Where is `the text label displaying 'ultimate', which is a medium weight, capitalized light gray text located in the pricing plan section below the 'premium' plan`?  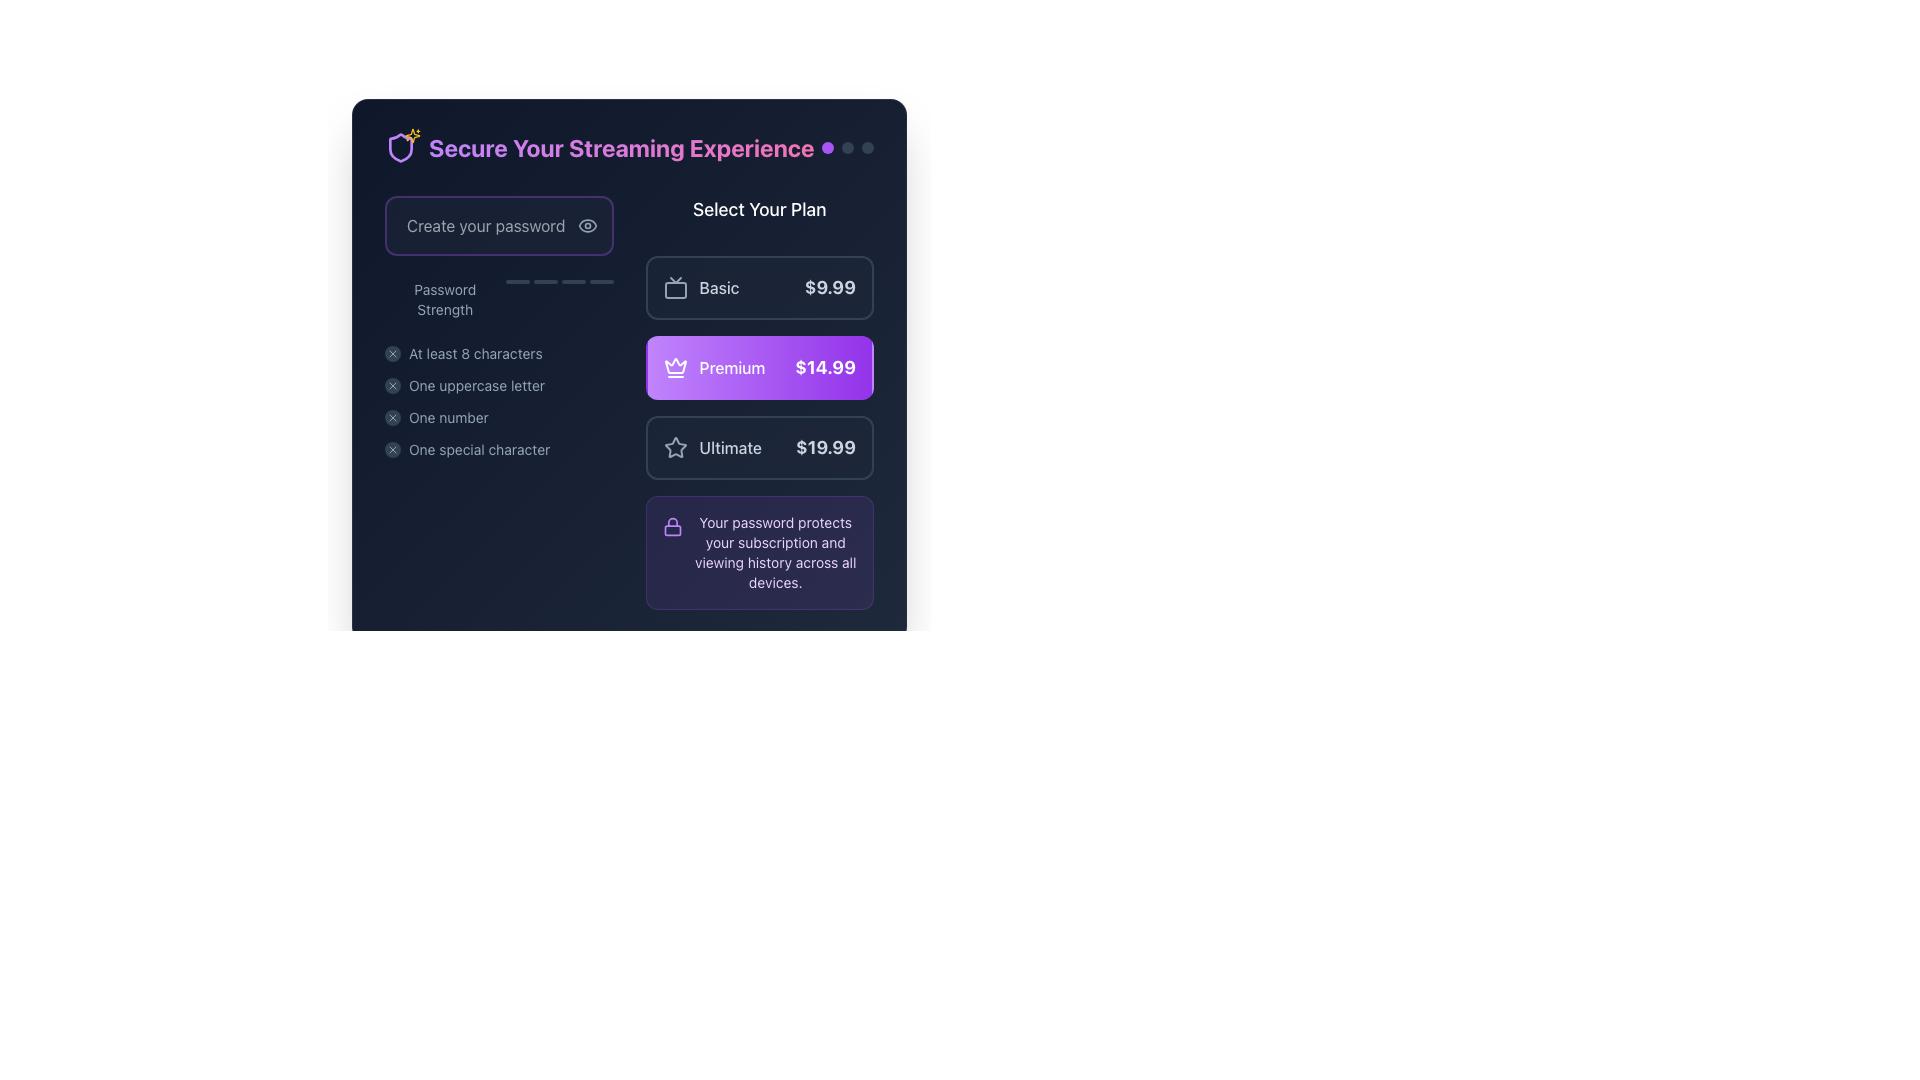 the text label displaying 'ultimate', which is a medium weight, capitalized light gray text located in the pricing plan section below the 'premium' plan is located at coordinates (729, 446).